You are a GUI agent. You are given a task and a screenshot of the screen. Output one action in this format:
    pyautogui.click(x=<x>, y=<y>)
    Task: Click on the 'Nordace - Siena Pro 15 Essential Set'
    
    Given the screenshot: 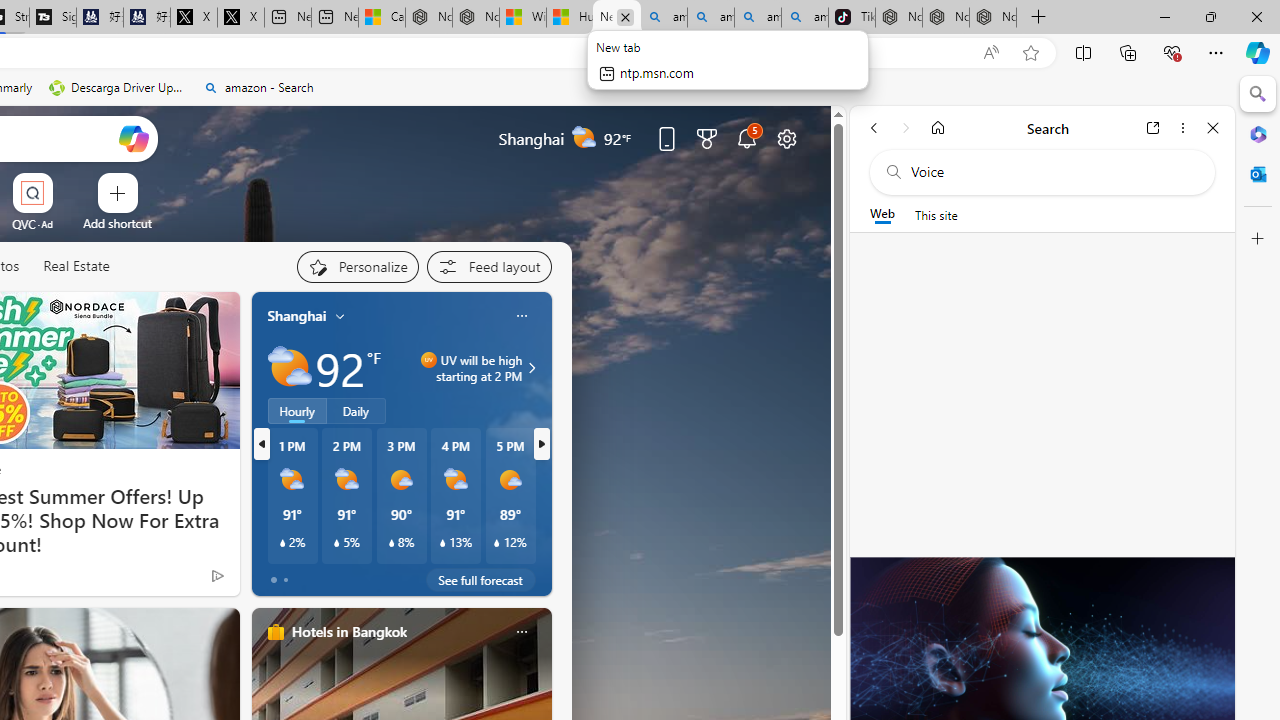 What is the action you would take?
    pyautogui.click(x=993, y=17)
    